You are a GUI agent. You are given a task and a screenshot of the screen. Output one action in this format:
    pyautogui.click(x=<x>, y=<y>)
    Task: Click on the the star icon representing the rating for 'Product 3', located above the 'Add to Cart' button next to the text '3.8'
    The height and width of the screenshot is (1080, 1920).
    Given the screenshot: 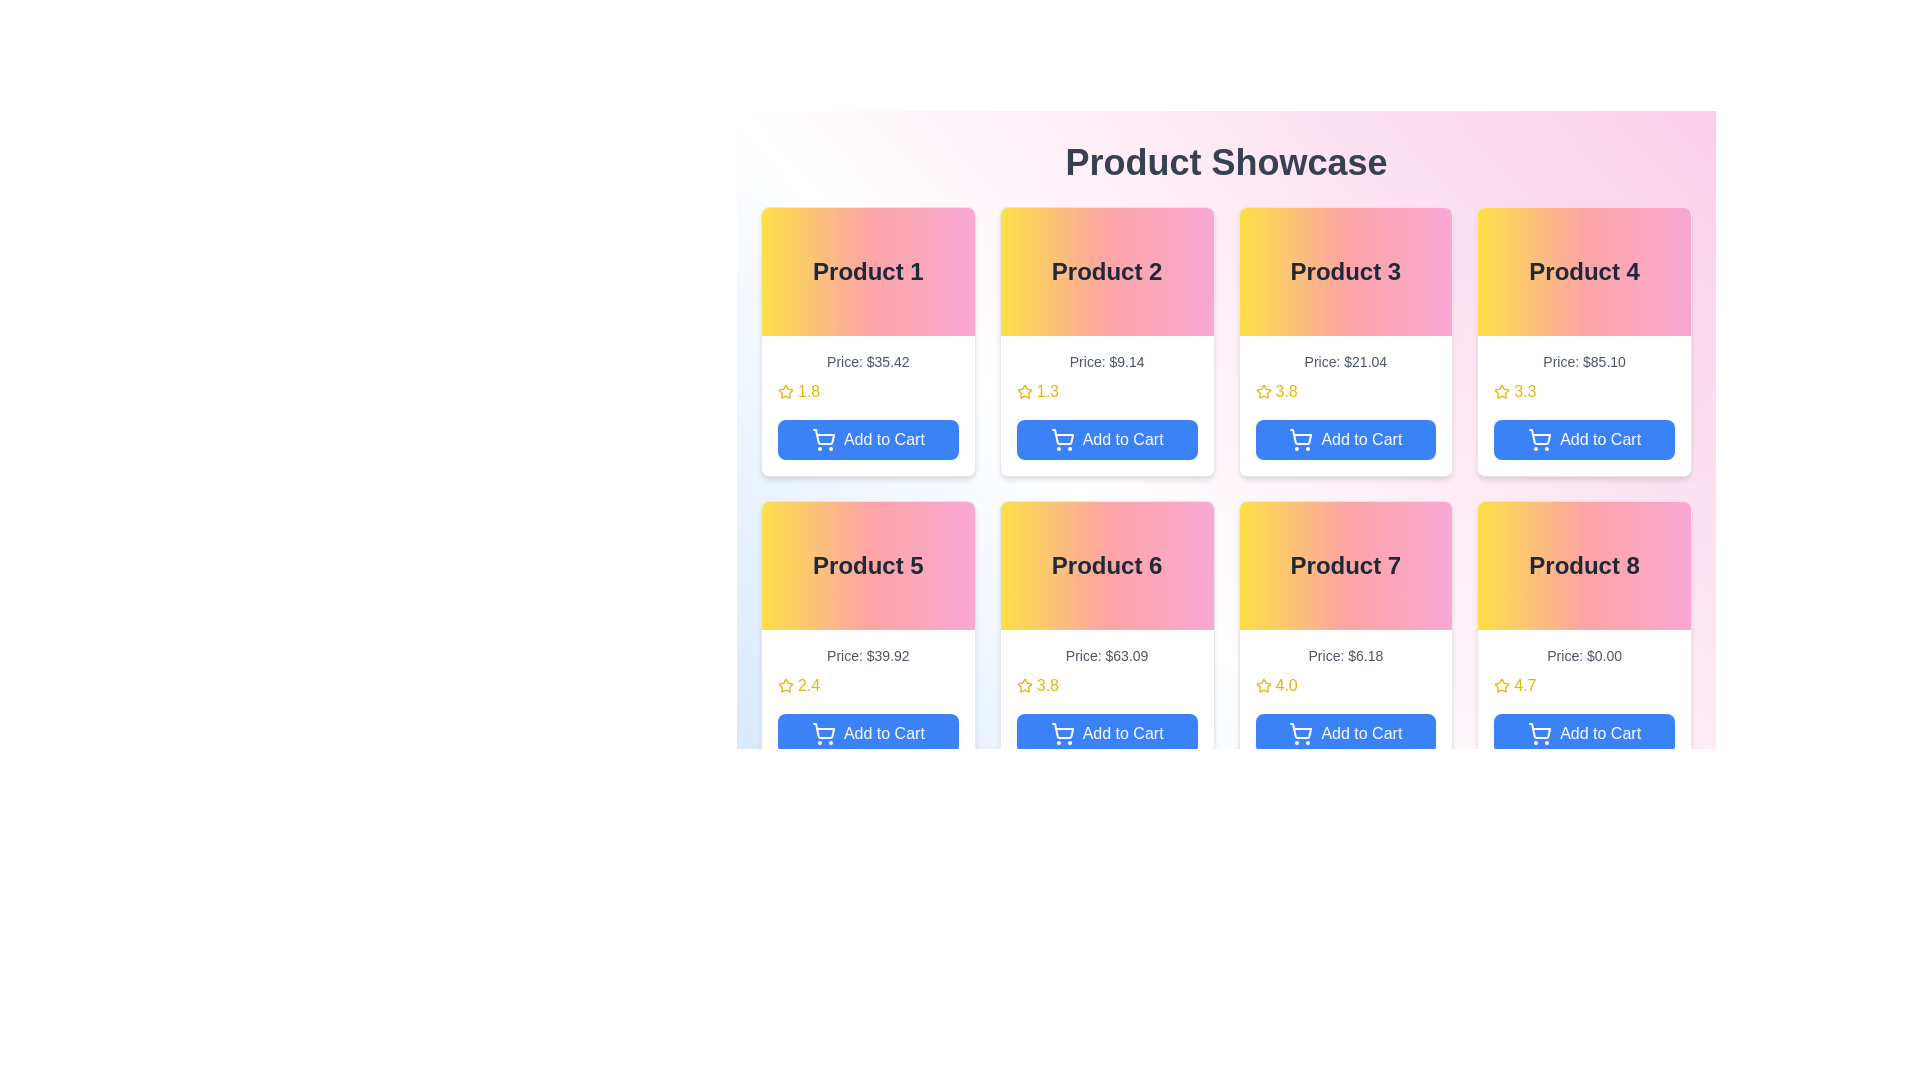 What is the action you would take?
    pyautogui.click(x=1262, y=391)
    